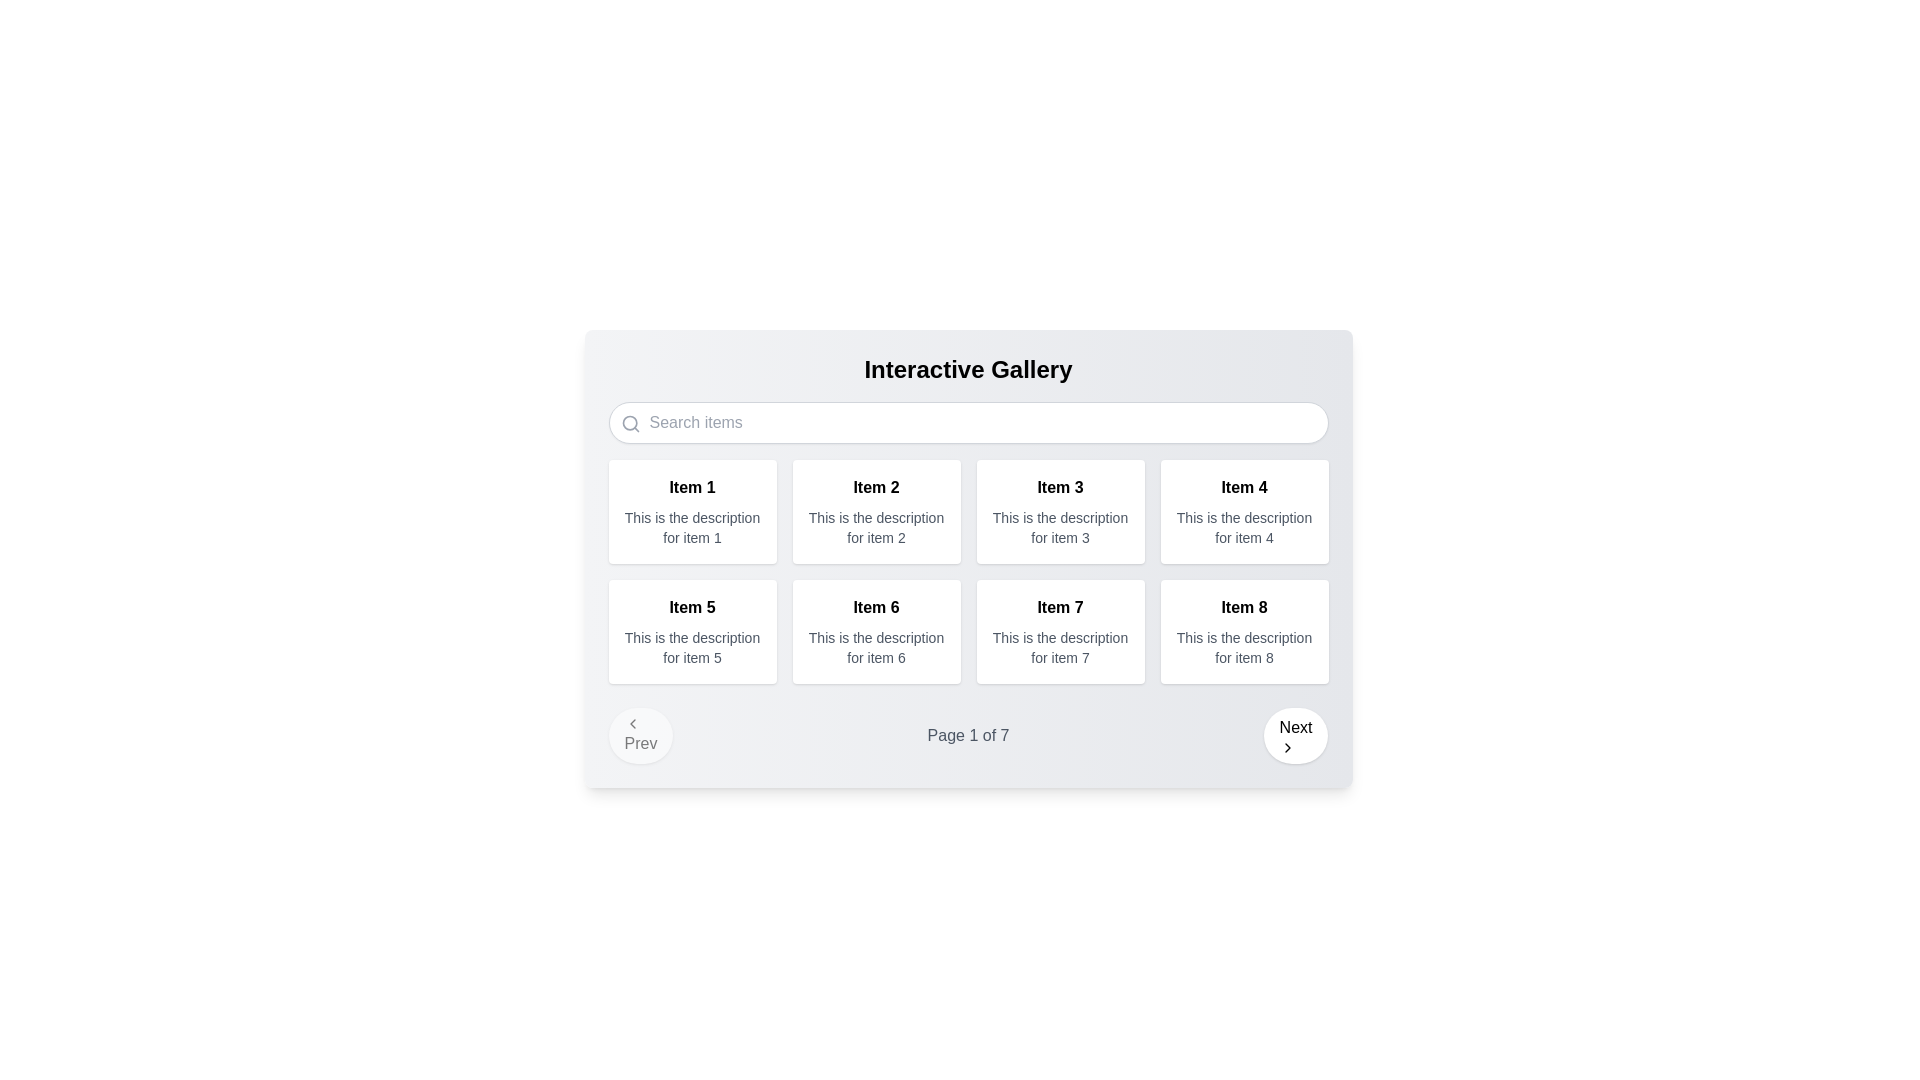 This screenshot has height=1080, width=1920. I want to click on the heading/title text of the third card in the first row of the grid layout by moving the cursor to it, so click(1059, 488).